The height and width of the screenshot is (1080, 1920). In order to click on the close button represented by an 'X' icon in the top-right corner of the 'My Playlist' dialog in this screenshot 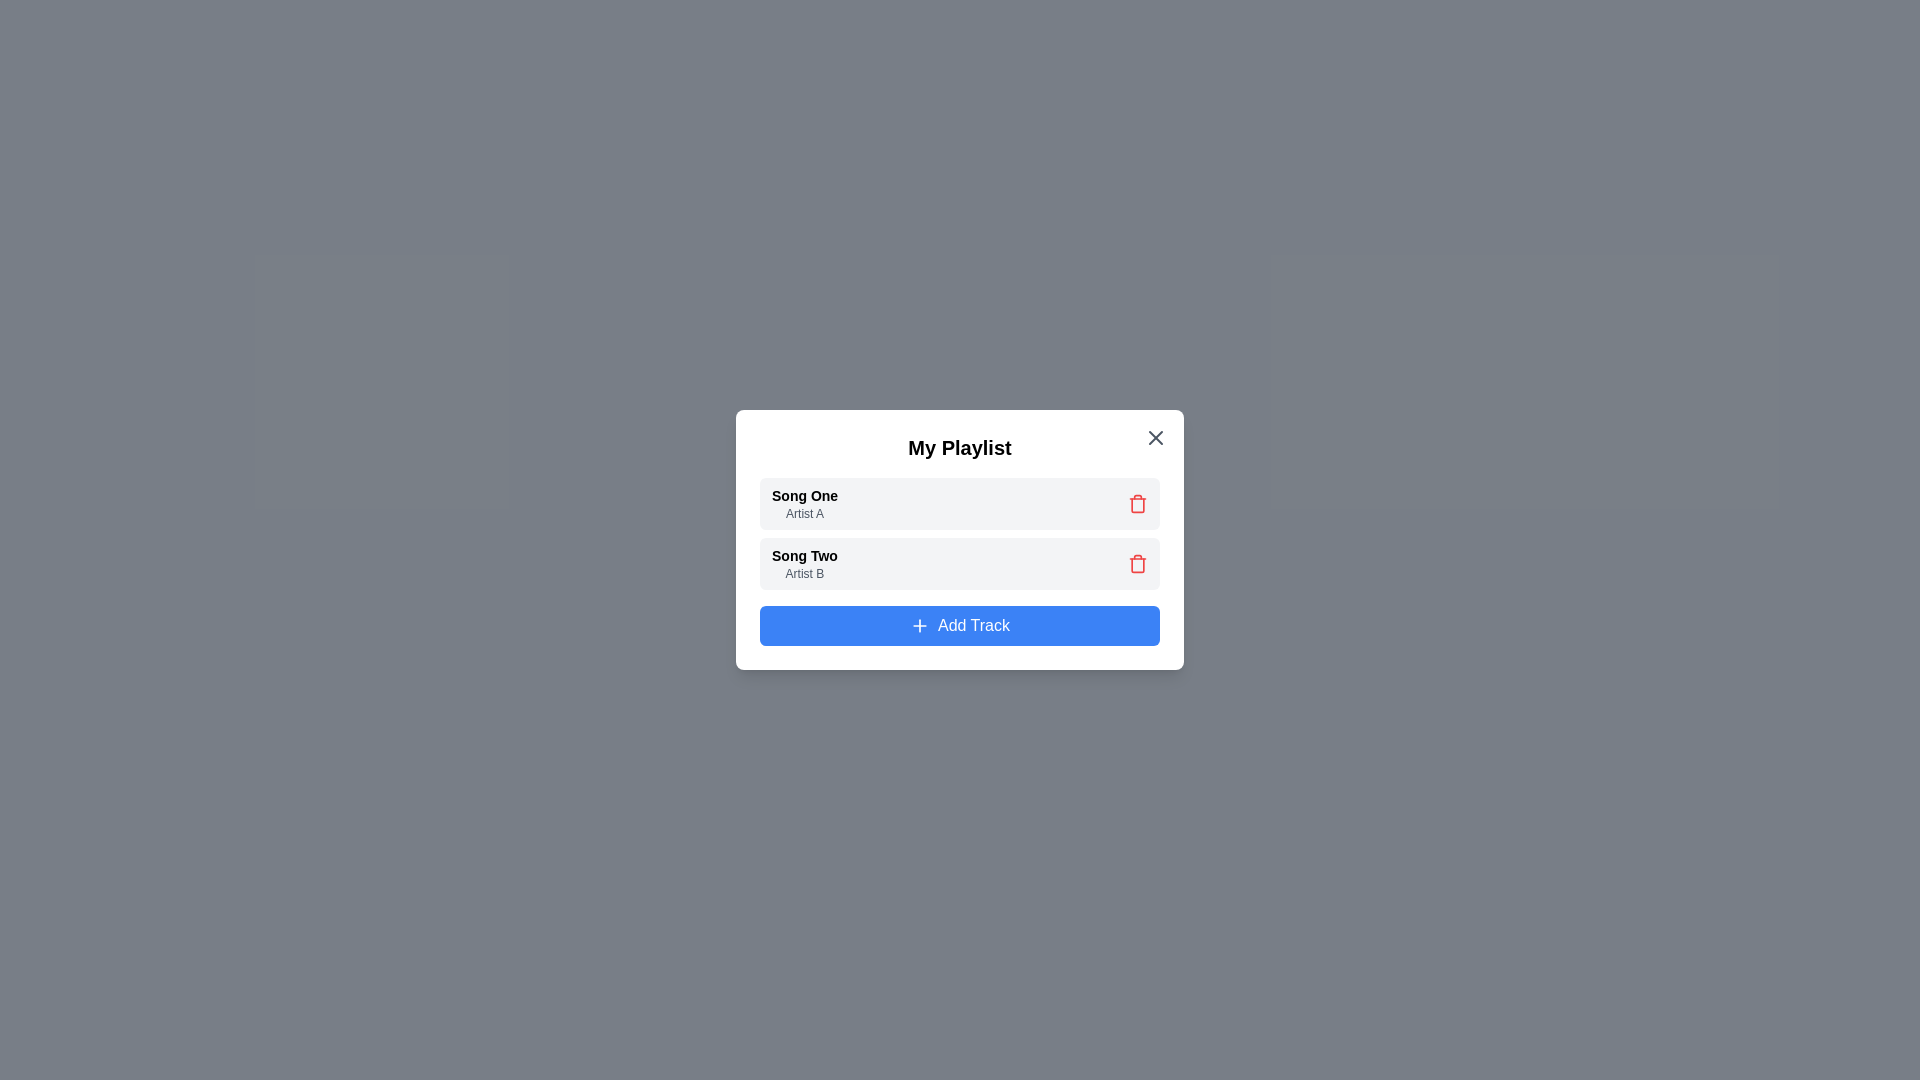, I will do `click(1156, 437)`.